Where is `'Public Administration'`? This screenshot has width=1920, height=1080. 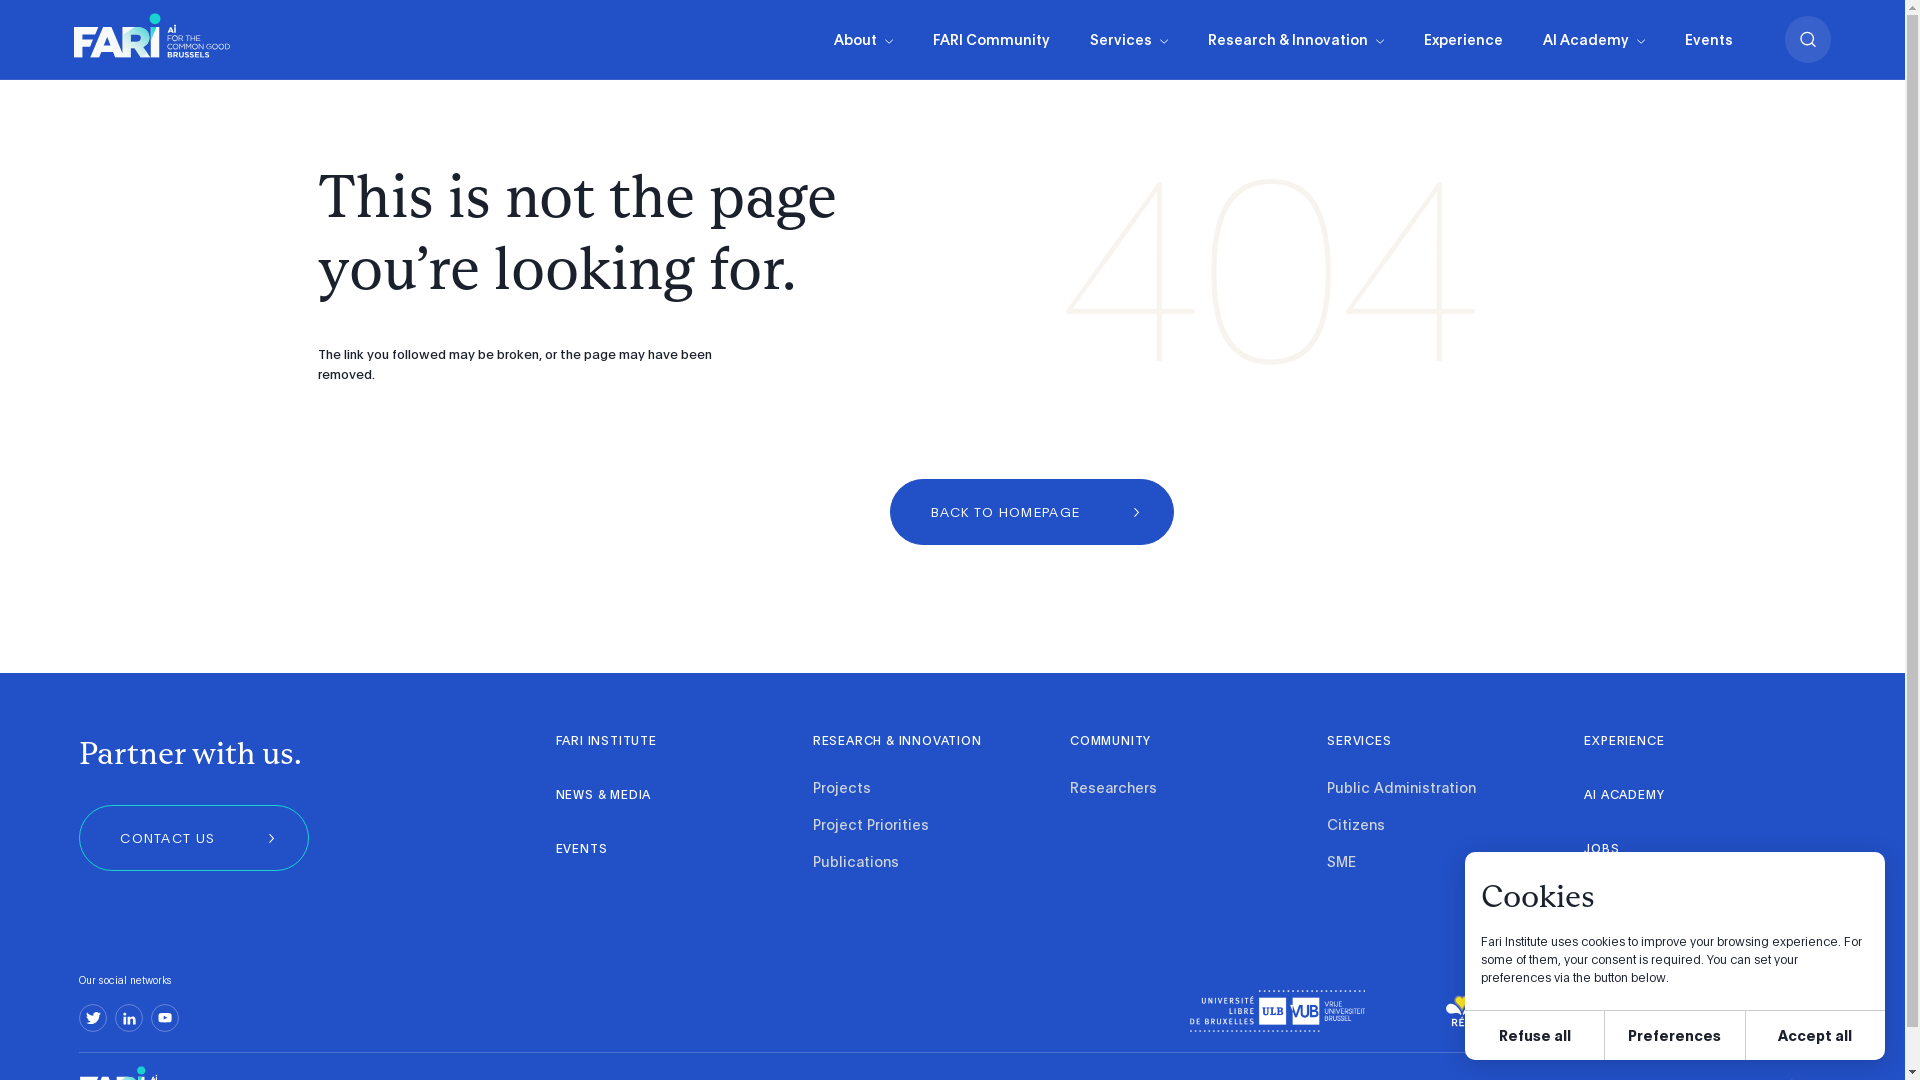 'Public Administration' is located at coordinates (1400, 788).